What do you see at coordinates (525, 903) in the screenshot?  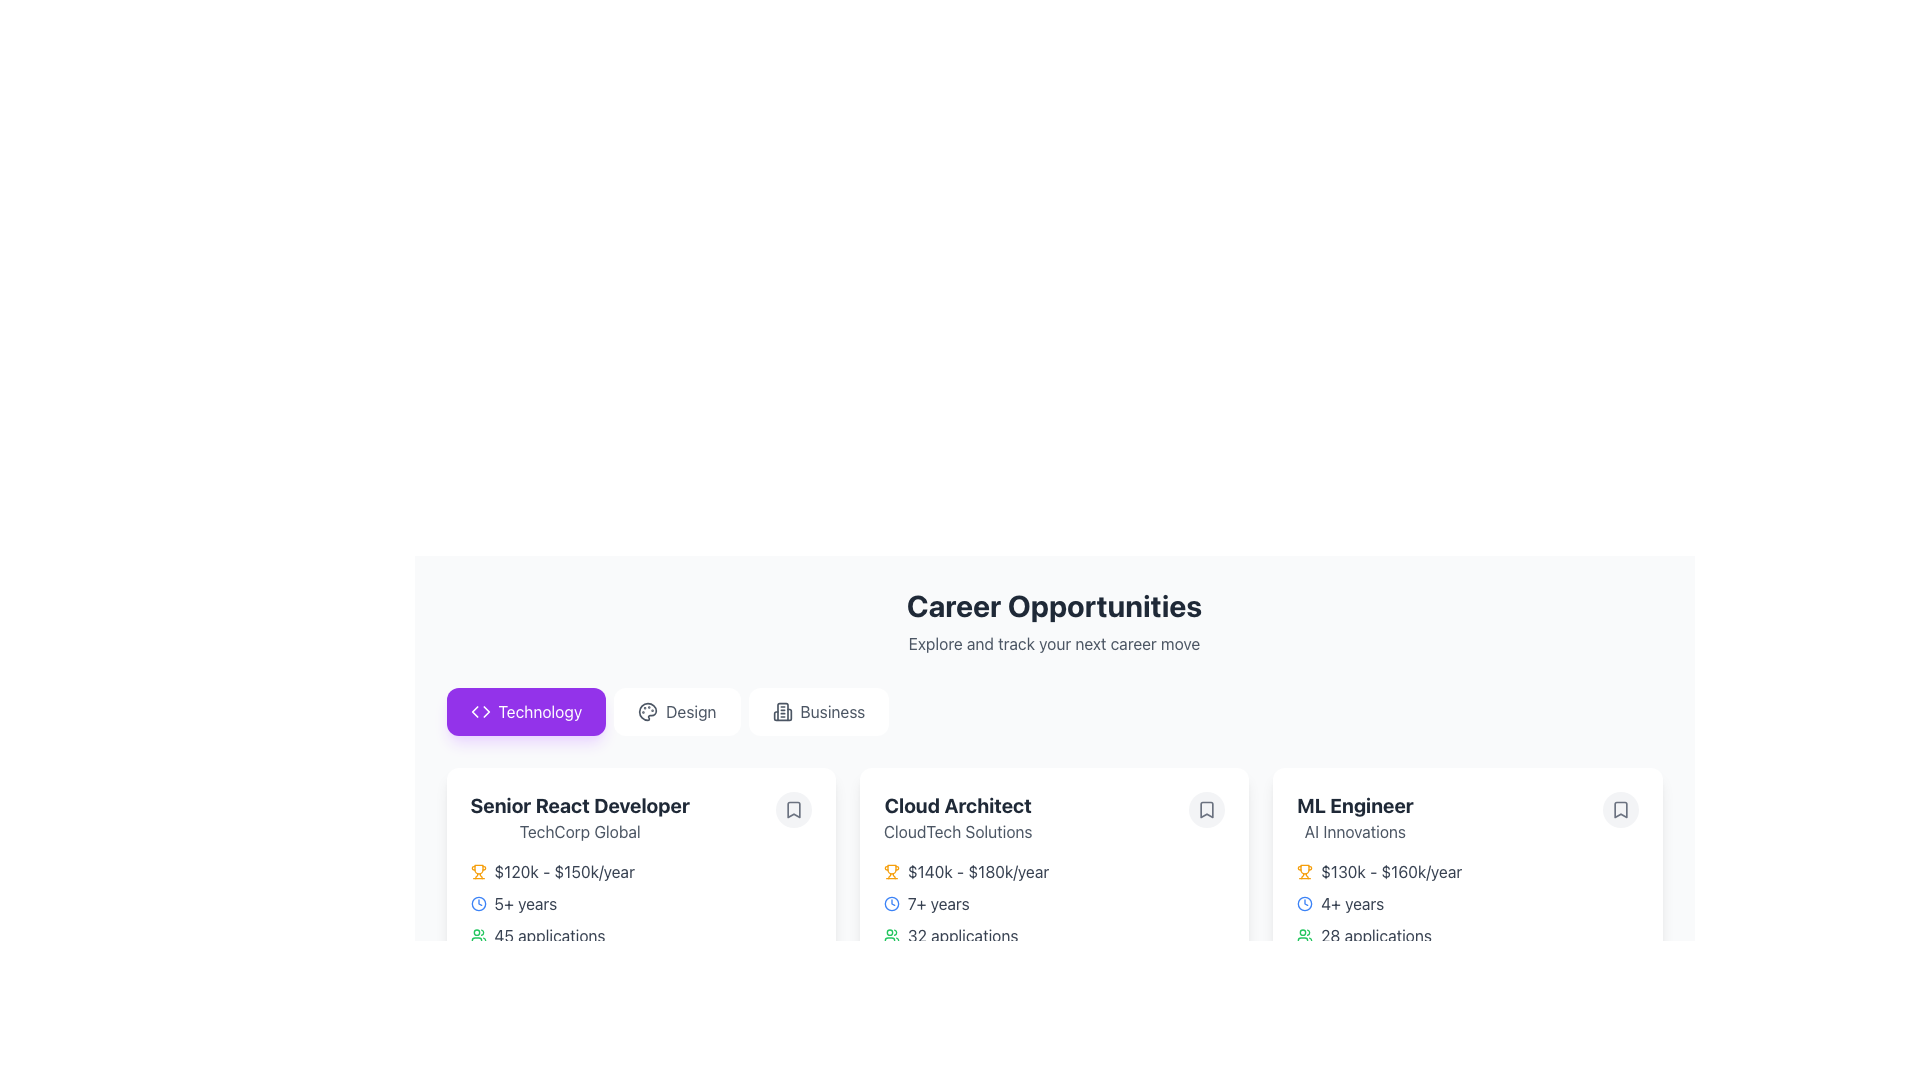 I see `the text label displaying '5+ years', which is located in the job posting section under the Senior React Developer job card, positioned between the salary range and the number of applications` at bounding box center [525, 903].